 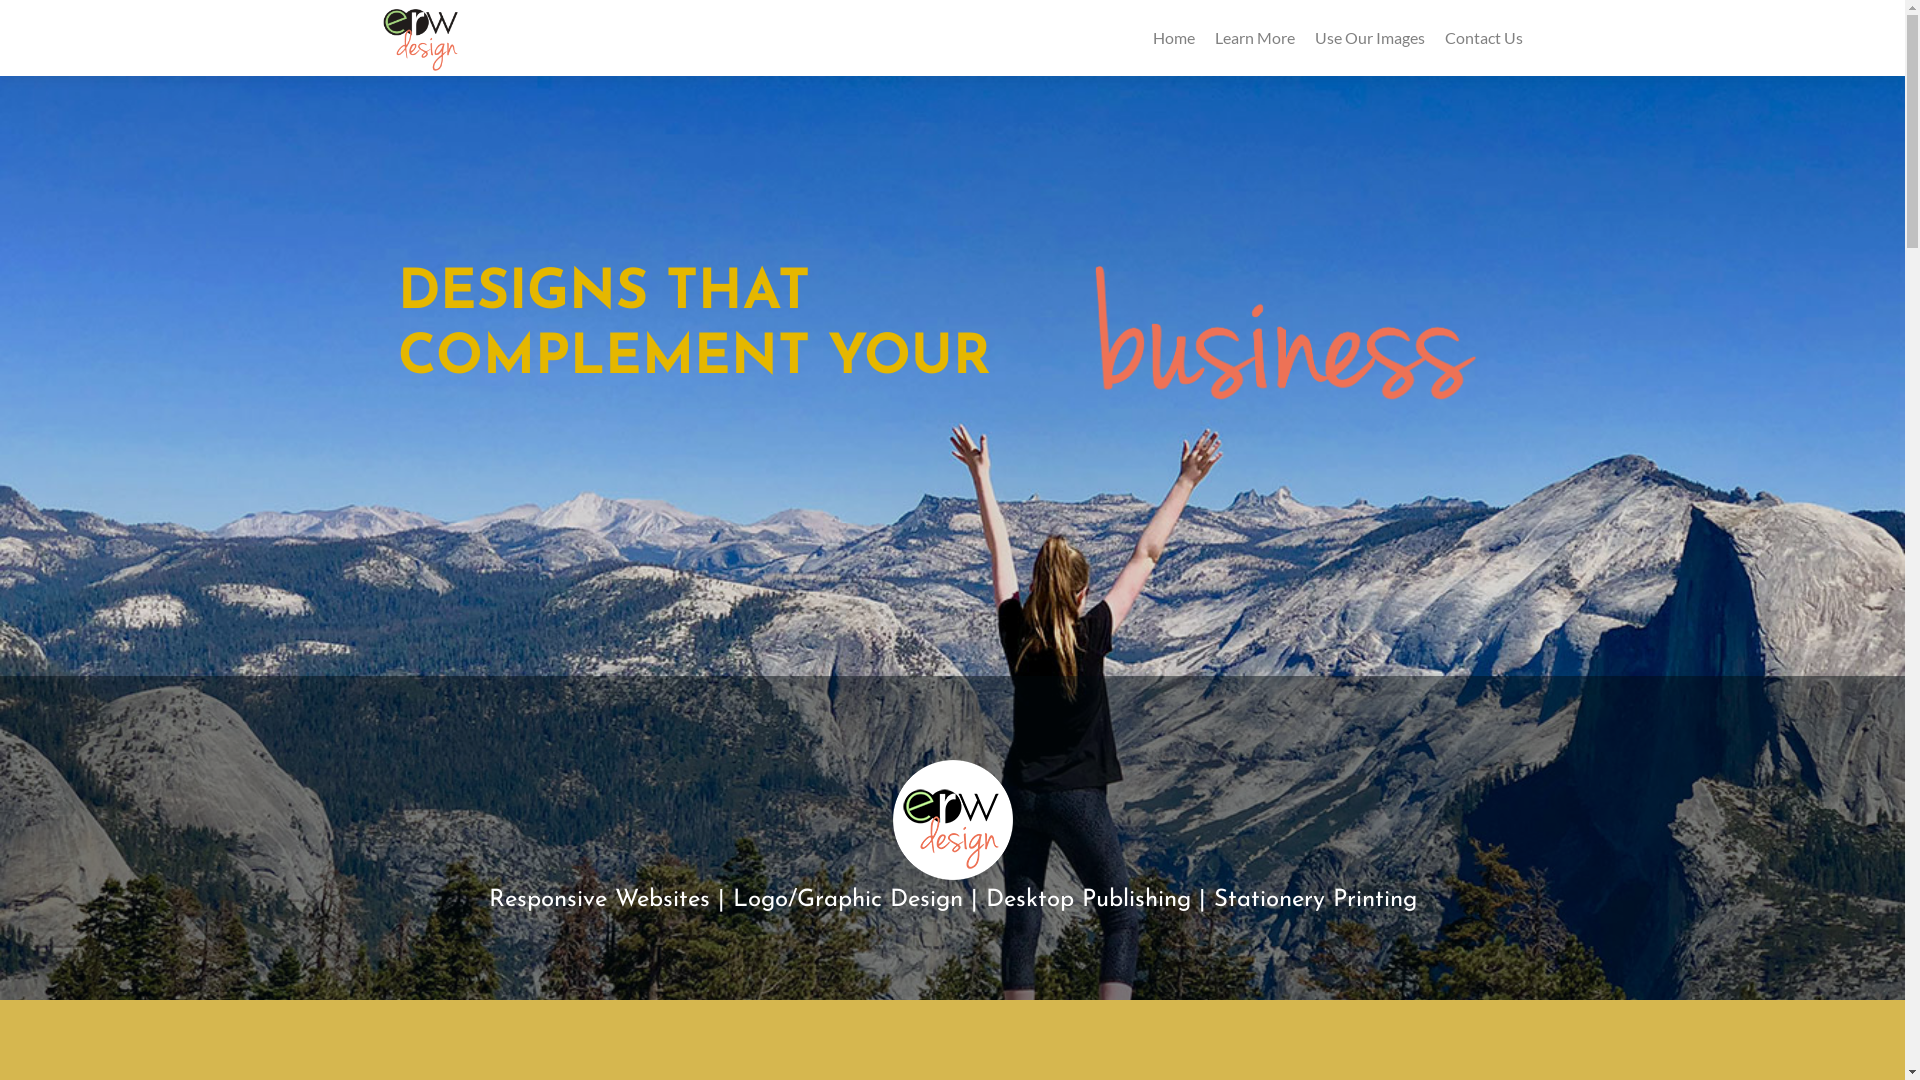 I want to click on 'Skip to content', so click(x=8, y=16).